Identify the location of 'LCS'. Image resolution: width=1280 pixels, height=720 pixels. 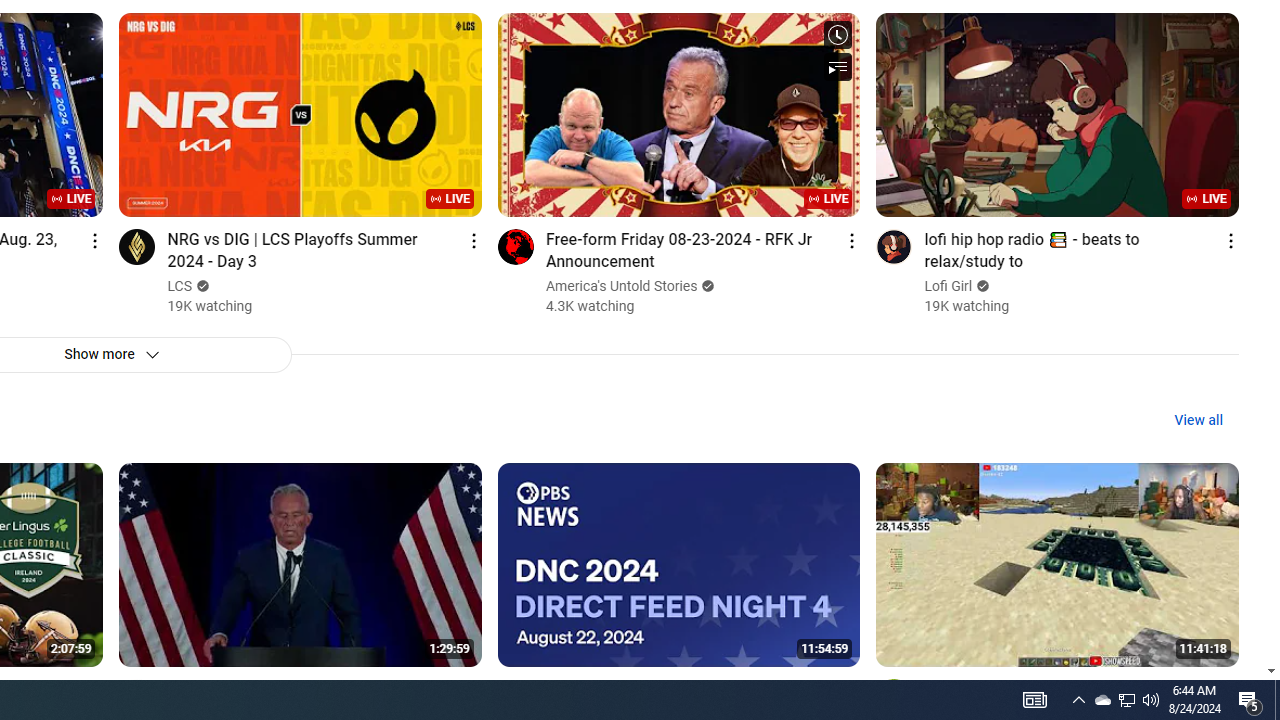
(180, 286).